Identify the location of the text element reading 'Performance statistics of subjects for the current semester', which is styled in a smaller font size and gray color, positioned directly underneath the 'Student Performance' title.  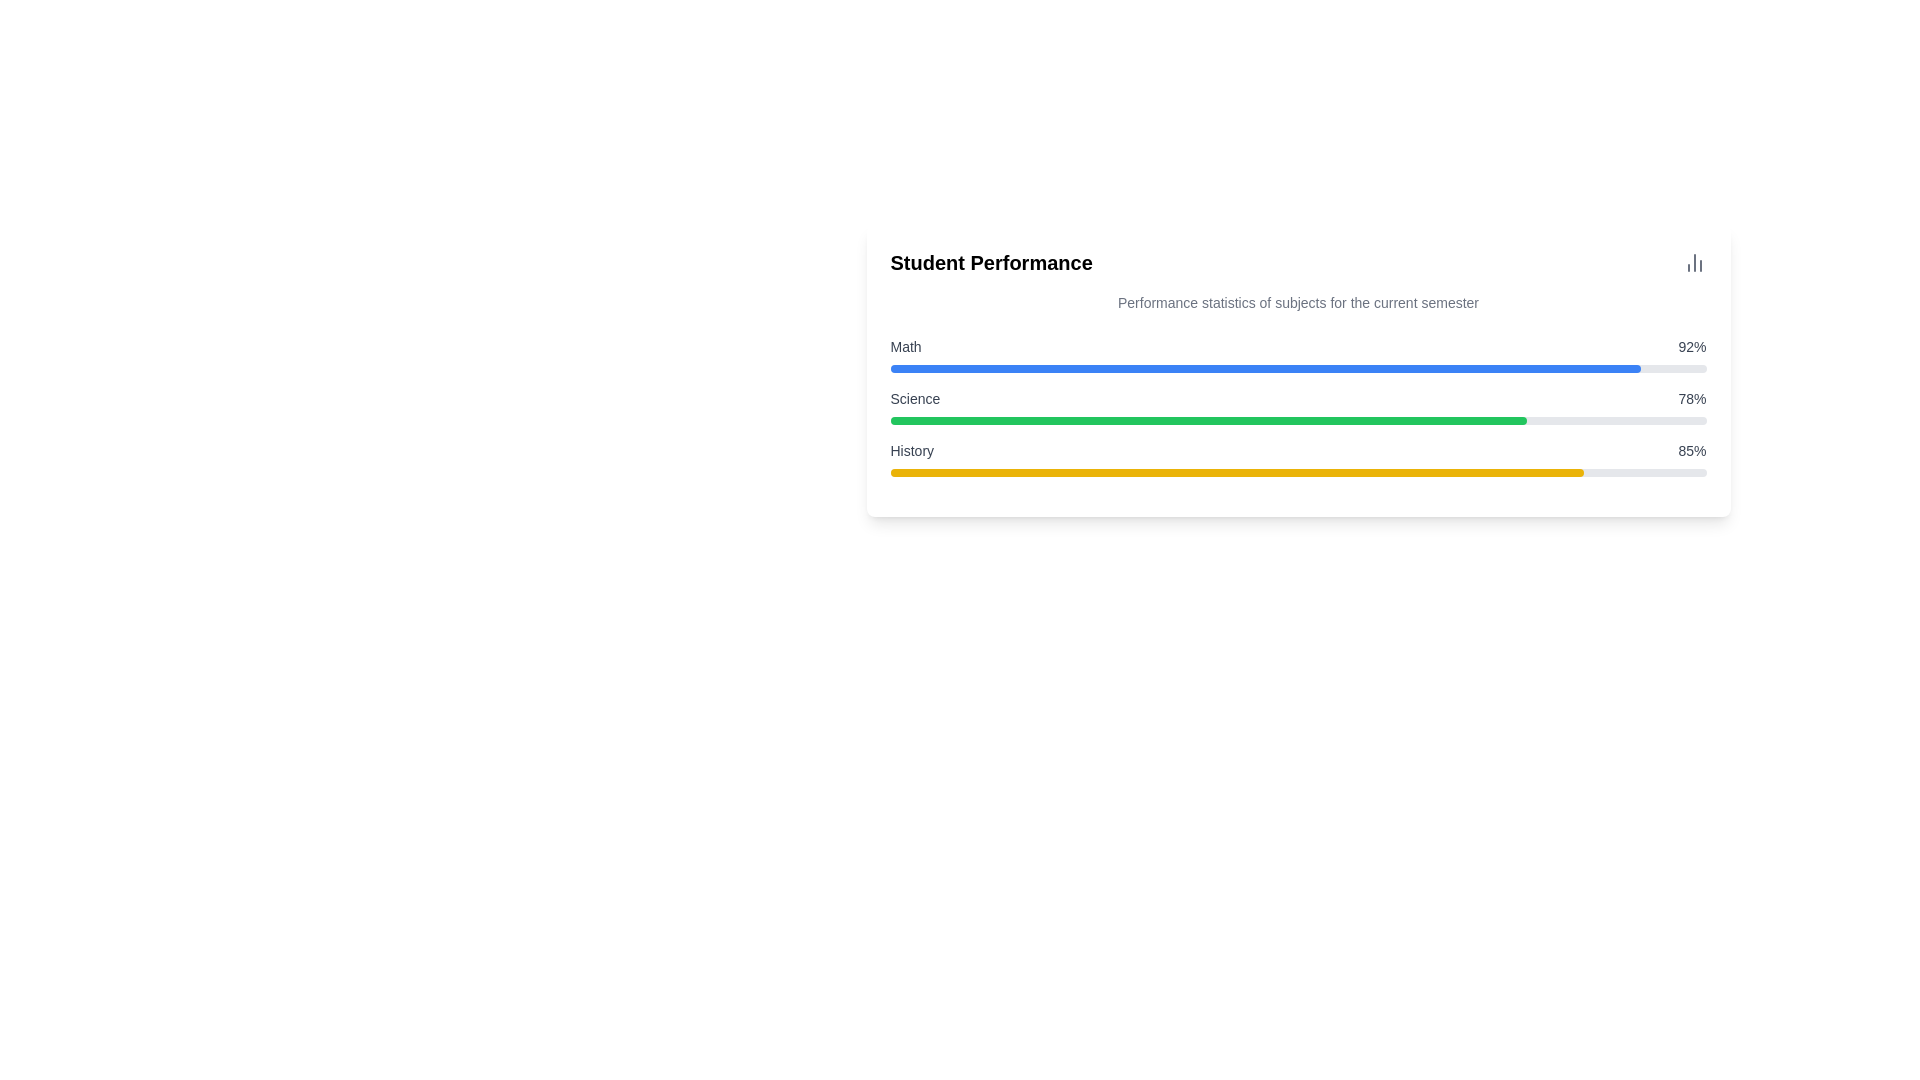
(1298, 303).